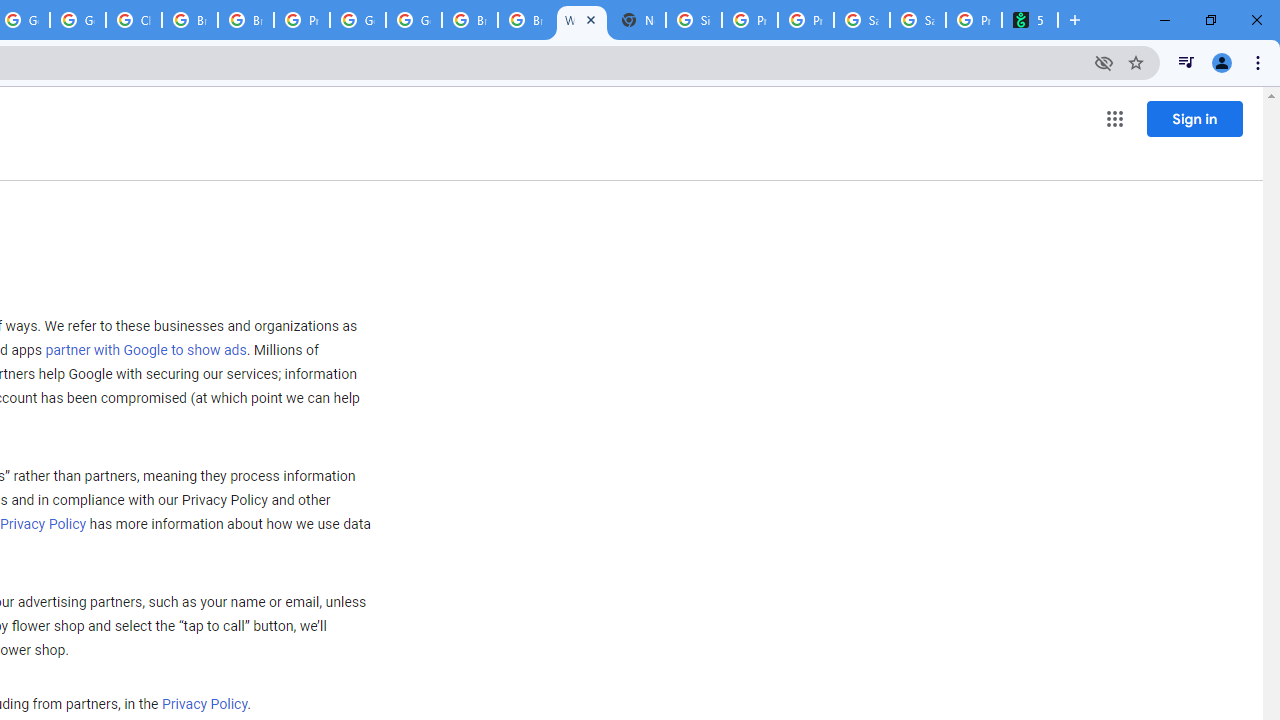  What do you see at coordinates (358, 20) in the screenshot?
I see `'Google Cloud Platform'` at bounding box center [358, 20].